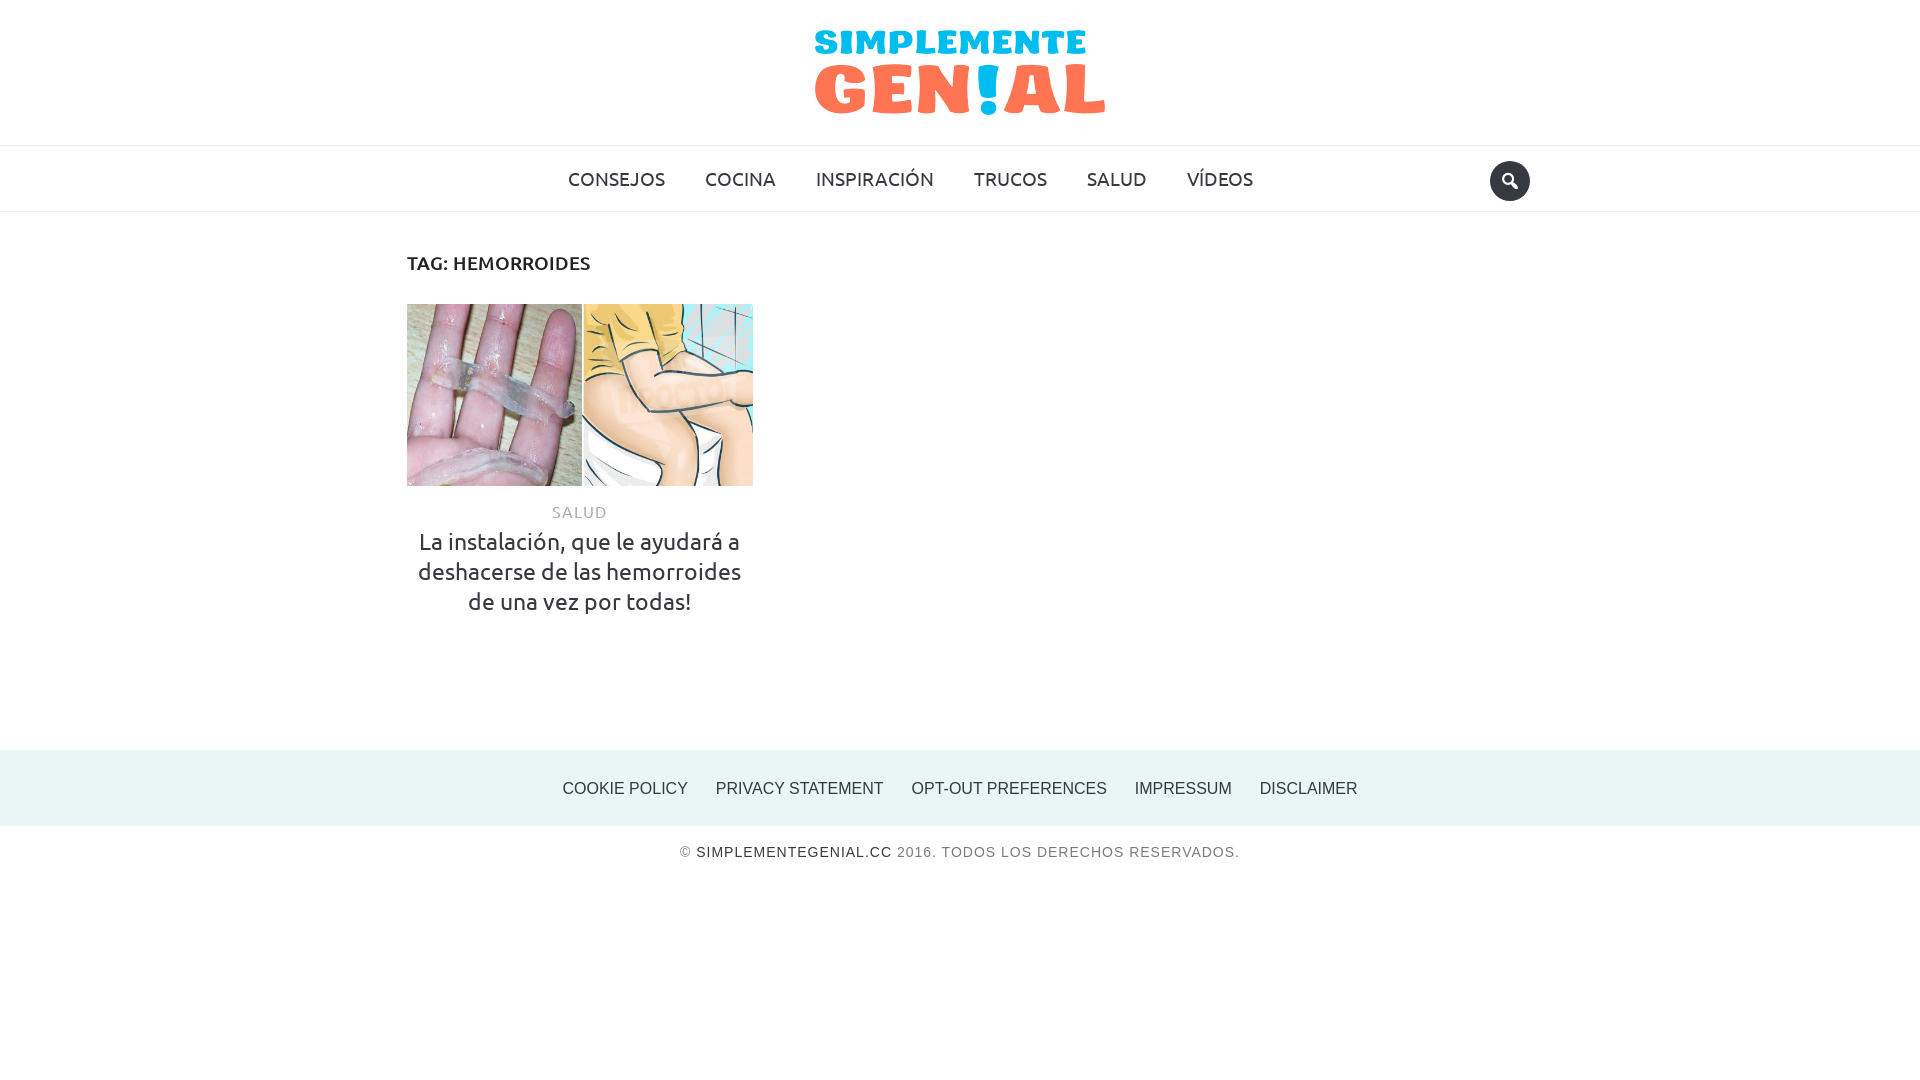 The width and height of the screenshot is (1920, 1080). Describe the element at coordinates (614, 177) in the screenshot. I see `'CONSEJOS'` at that location.